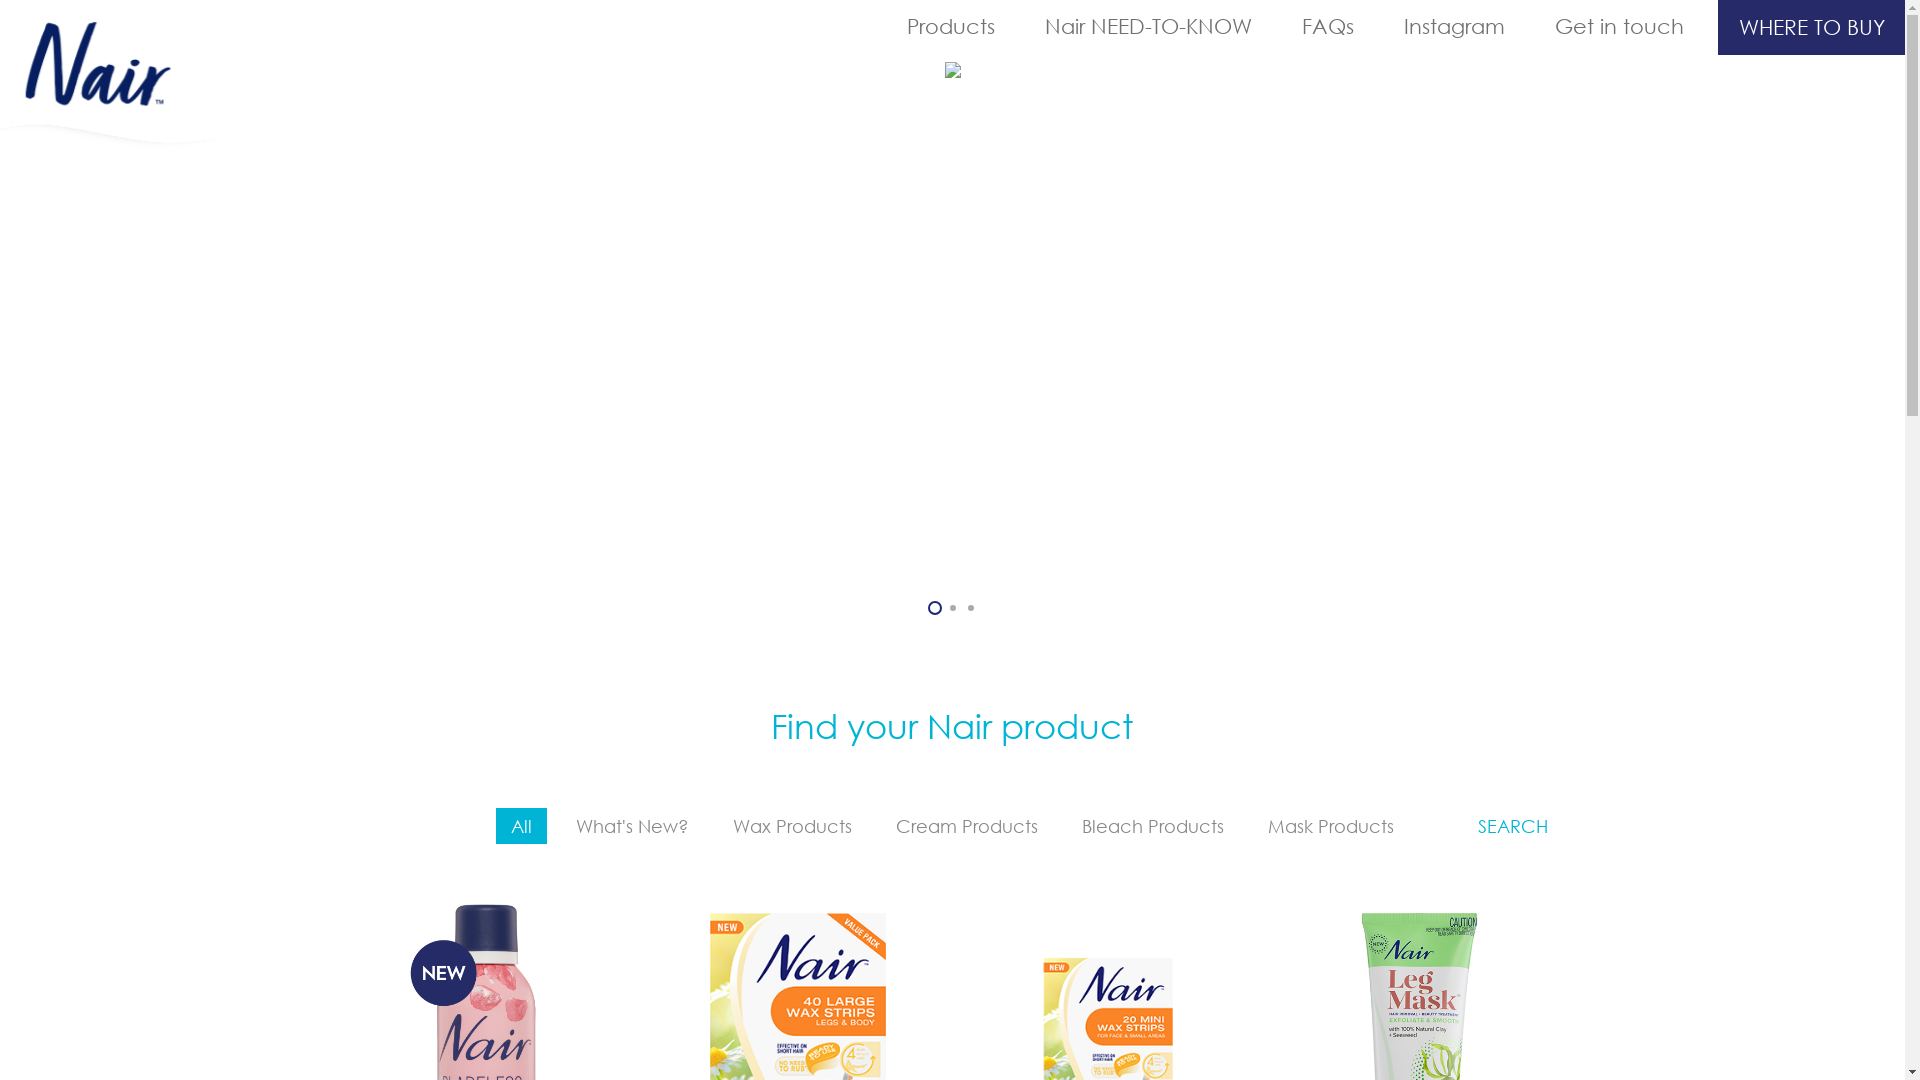 The image size is (1920, 1080). What do you see at coordinates (1019, 26) in the screenshot?
I see `'Nair NEED-TO-KNOW'` at bounding box center [1019, 26].